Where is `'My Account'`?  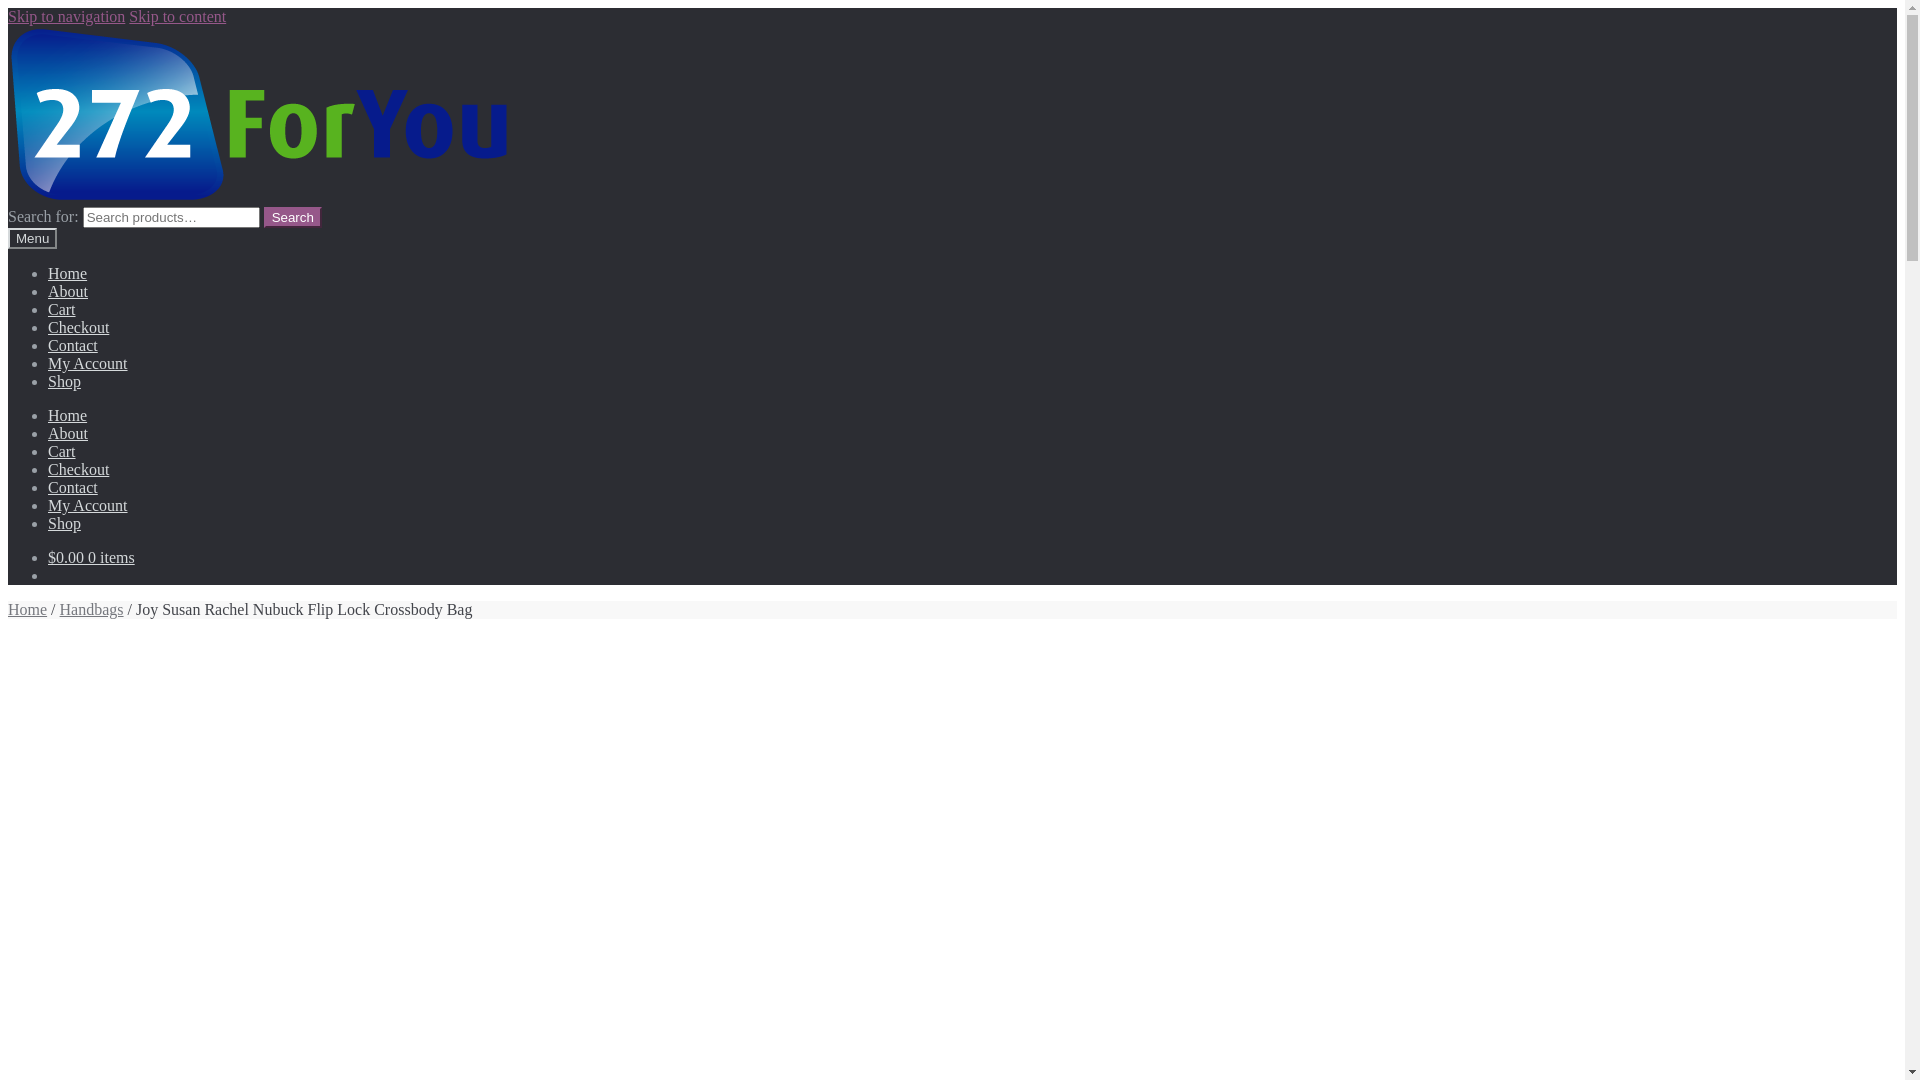
'My Account' is located at coordinates (86, 504).